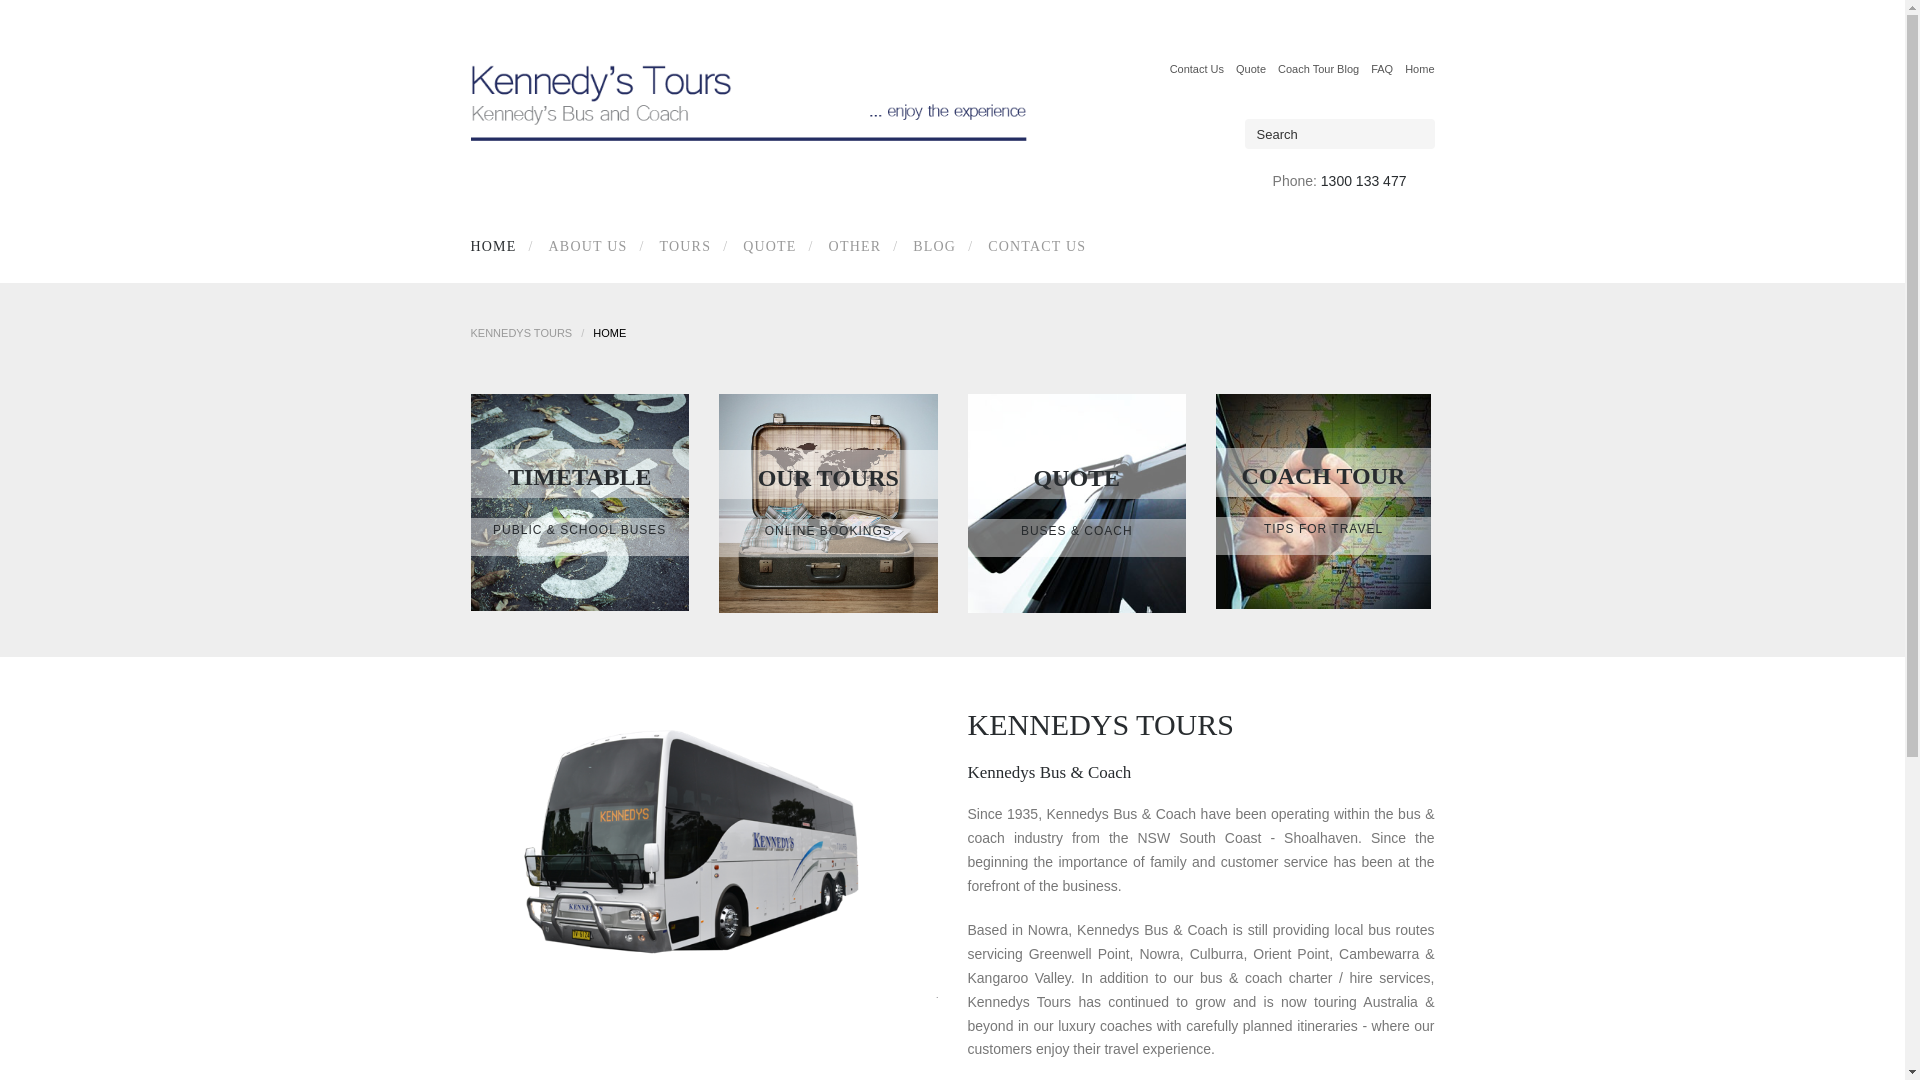  I want to click on 'ONLINE BOOKINGS', so click(828, 530).